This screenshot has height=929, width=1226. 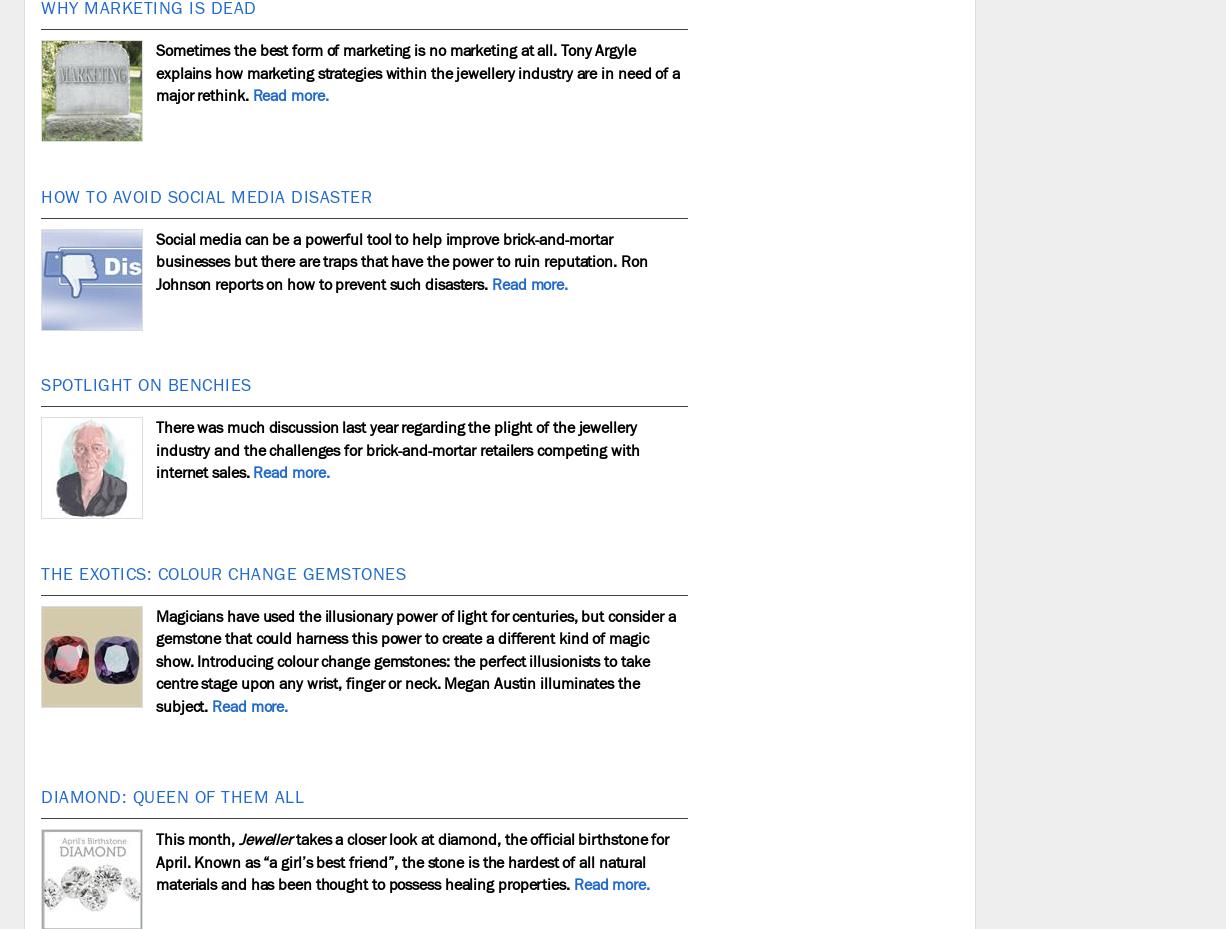 What do you see at coordinates (40, 796) in the screenshot?
I see `'Diamond: Queen of them all'` at bounding box center [40, 796].